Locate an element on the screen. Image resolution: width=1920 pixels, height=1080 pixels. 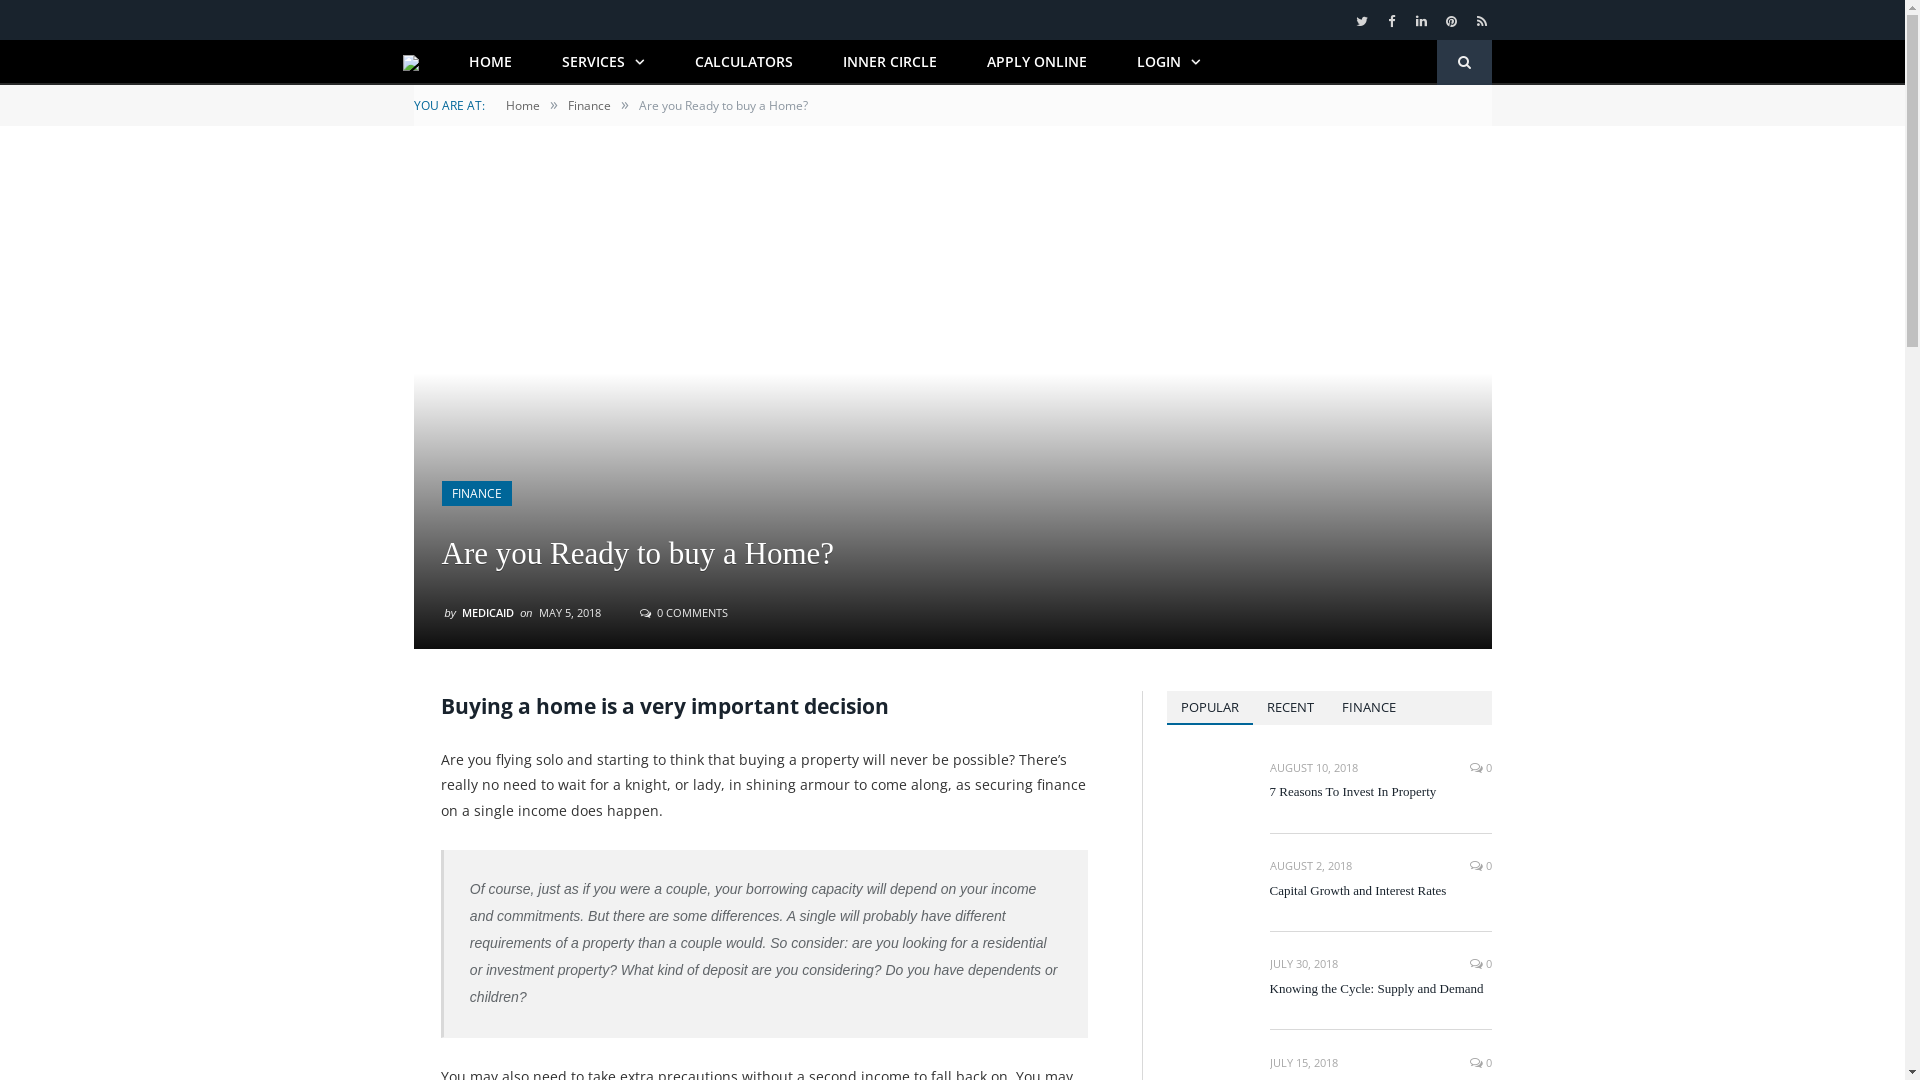
'Pinterest' is located at coordinates (1452, 22).